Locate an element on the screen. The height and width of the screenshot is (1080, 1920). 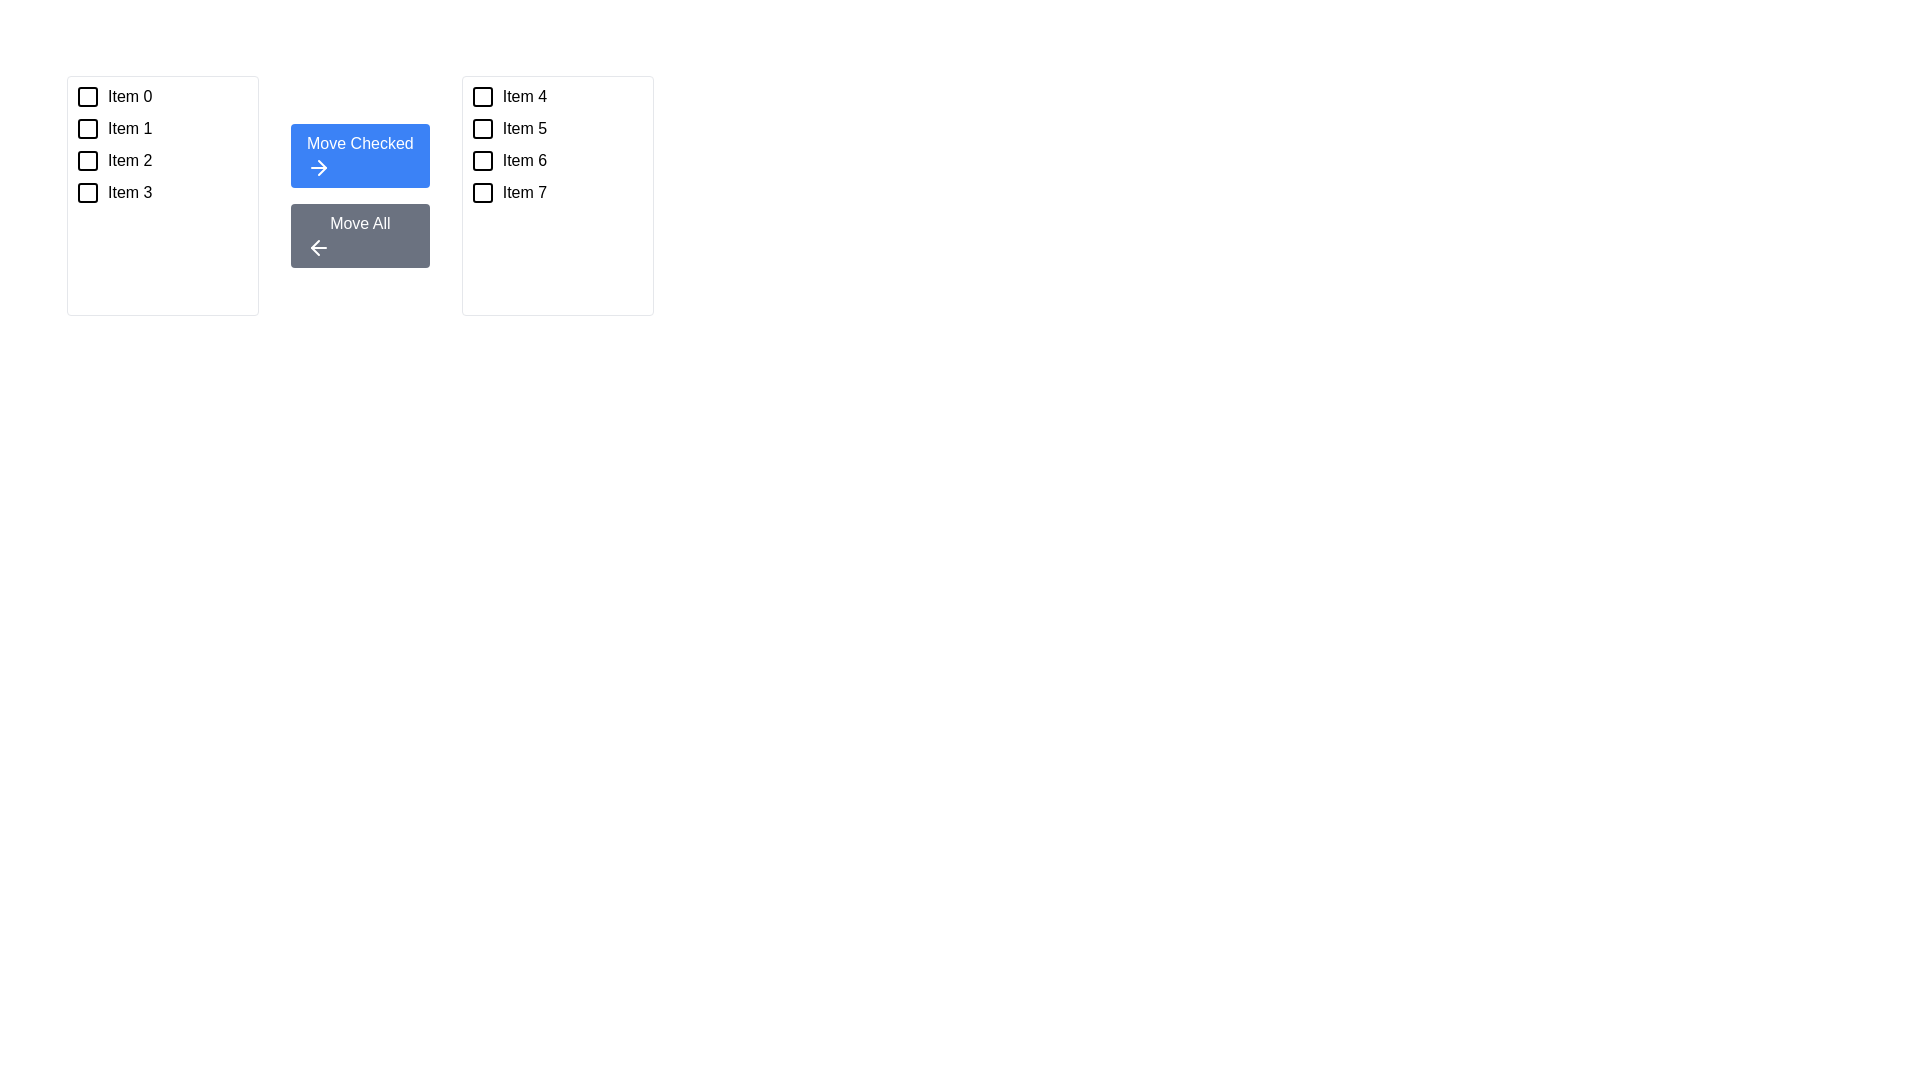
the checkbox next to the list item labeled 'Item 3' is located at coordinates (163, 192).